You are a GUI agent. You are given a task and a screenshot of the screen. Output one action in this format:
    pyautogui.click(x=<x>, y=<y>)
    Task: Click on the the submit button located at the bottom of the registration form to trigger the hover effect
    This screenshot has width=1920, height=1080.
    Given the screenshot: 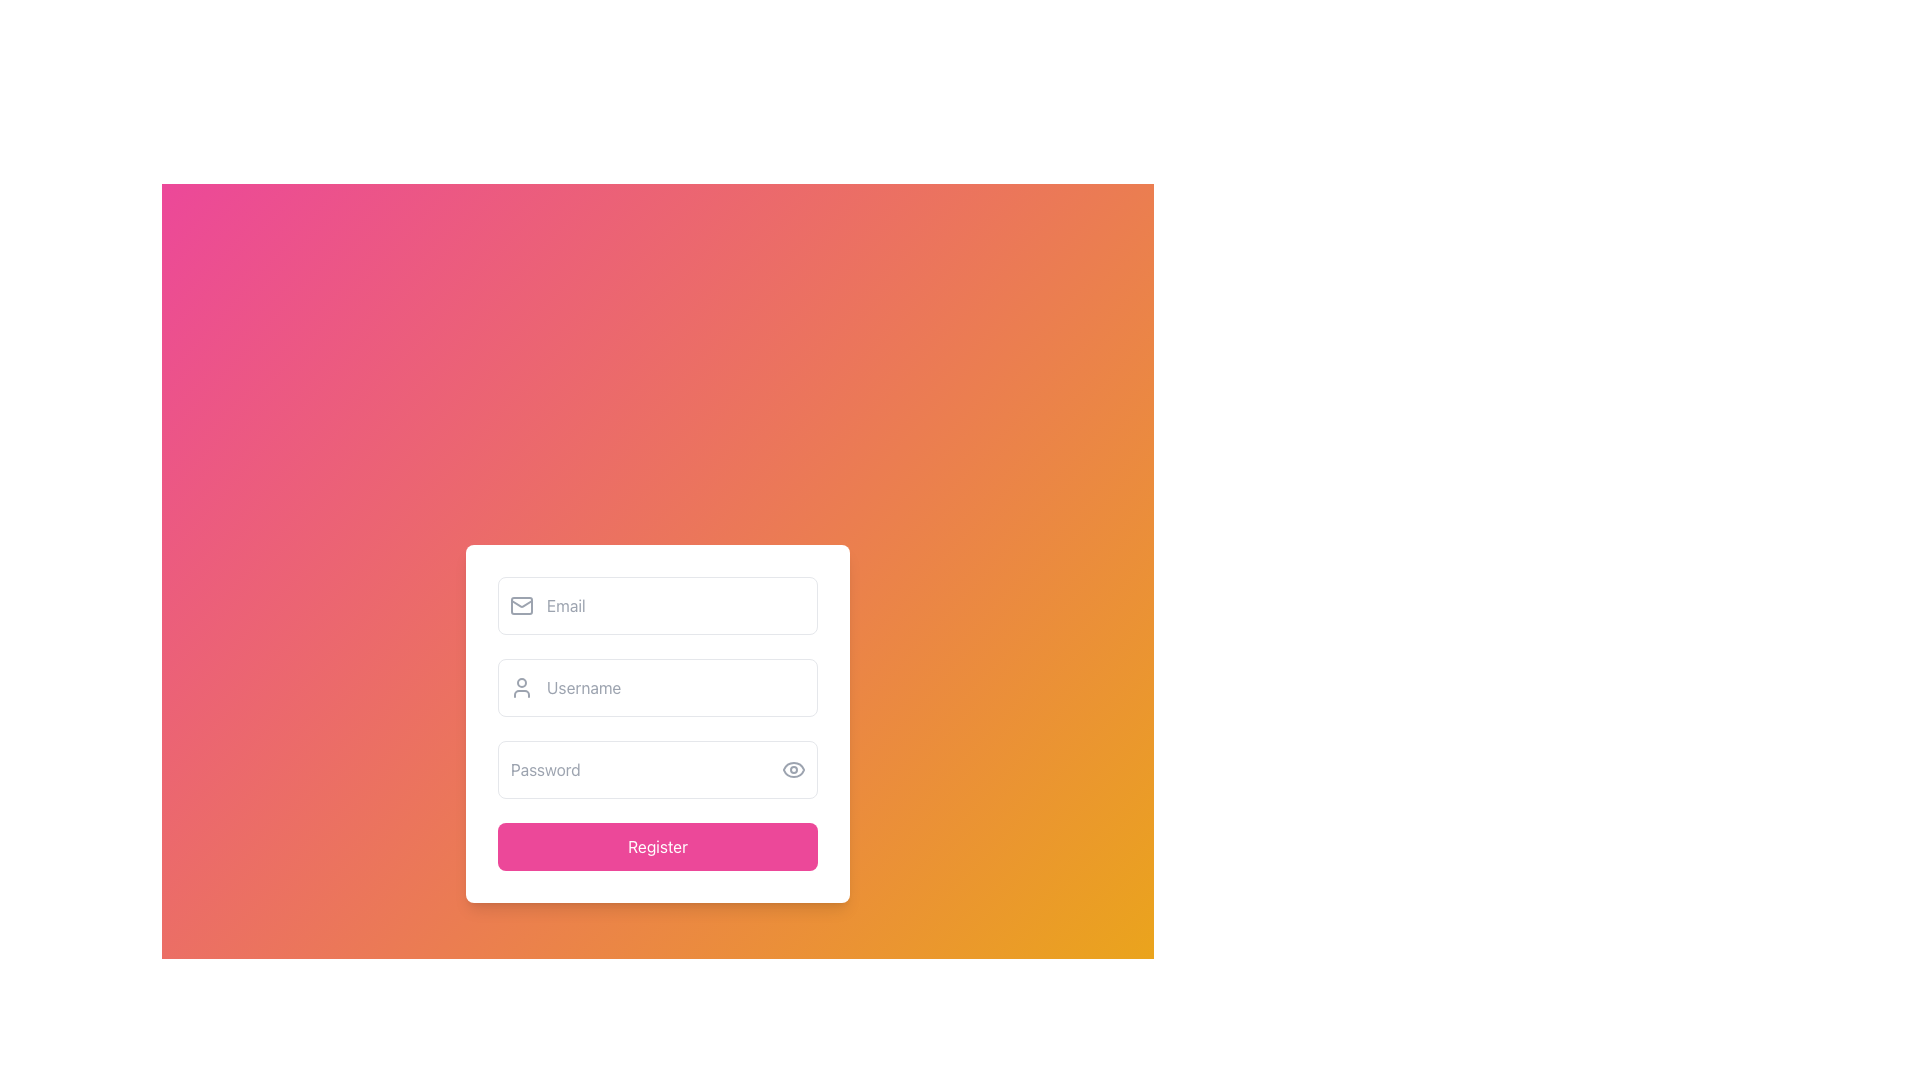 What is the action you would take?
    pyautogui.click(x=657, y=847)
    